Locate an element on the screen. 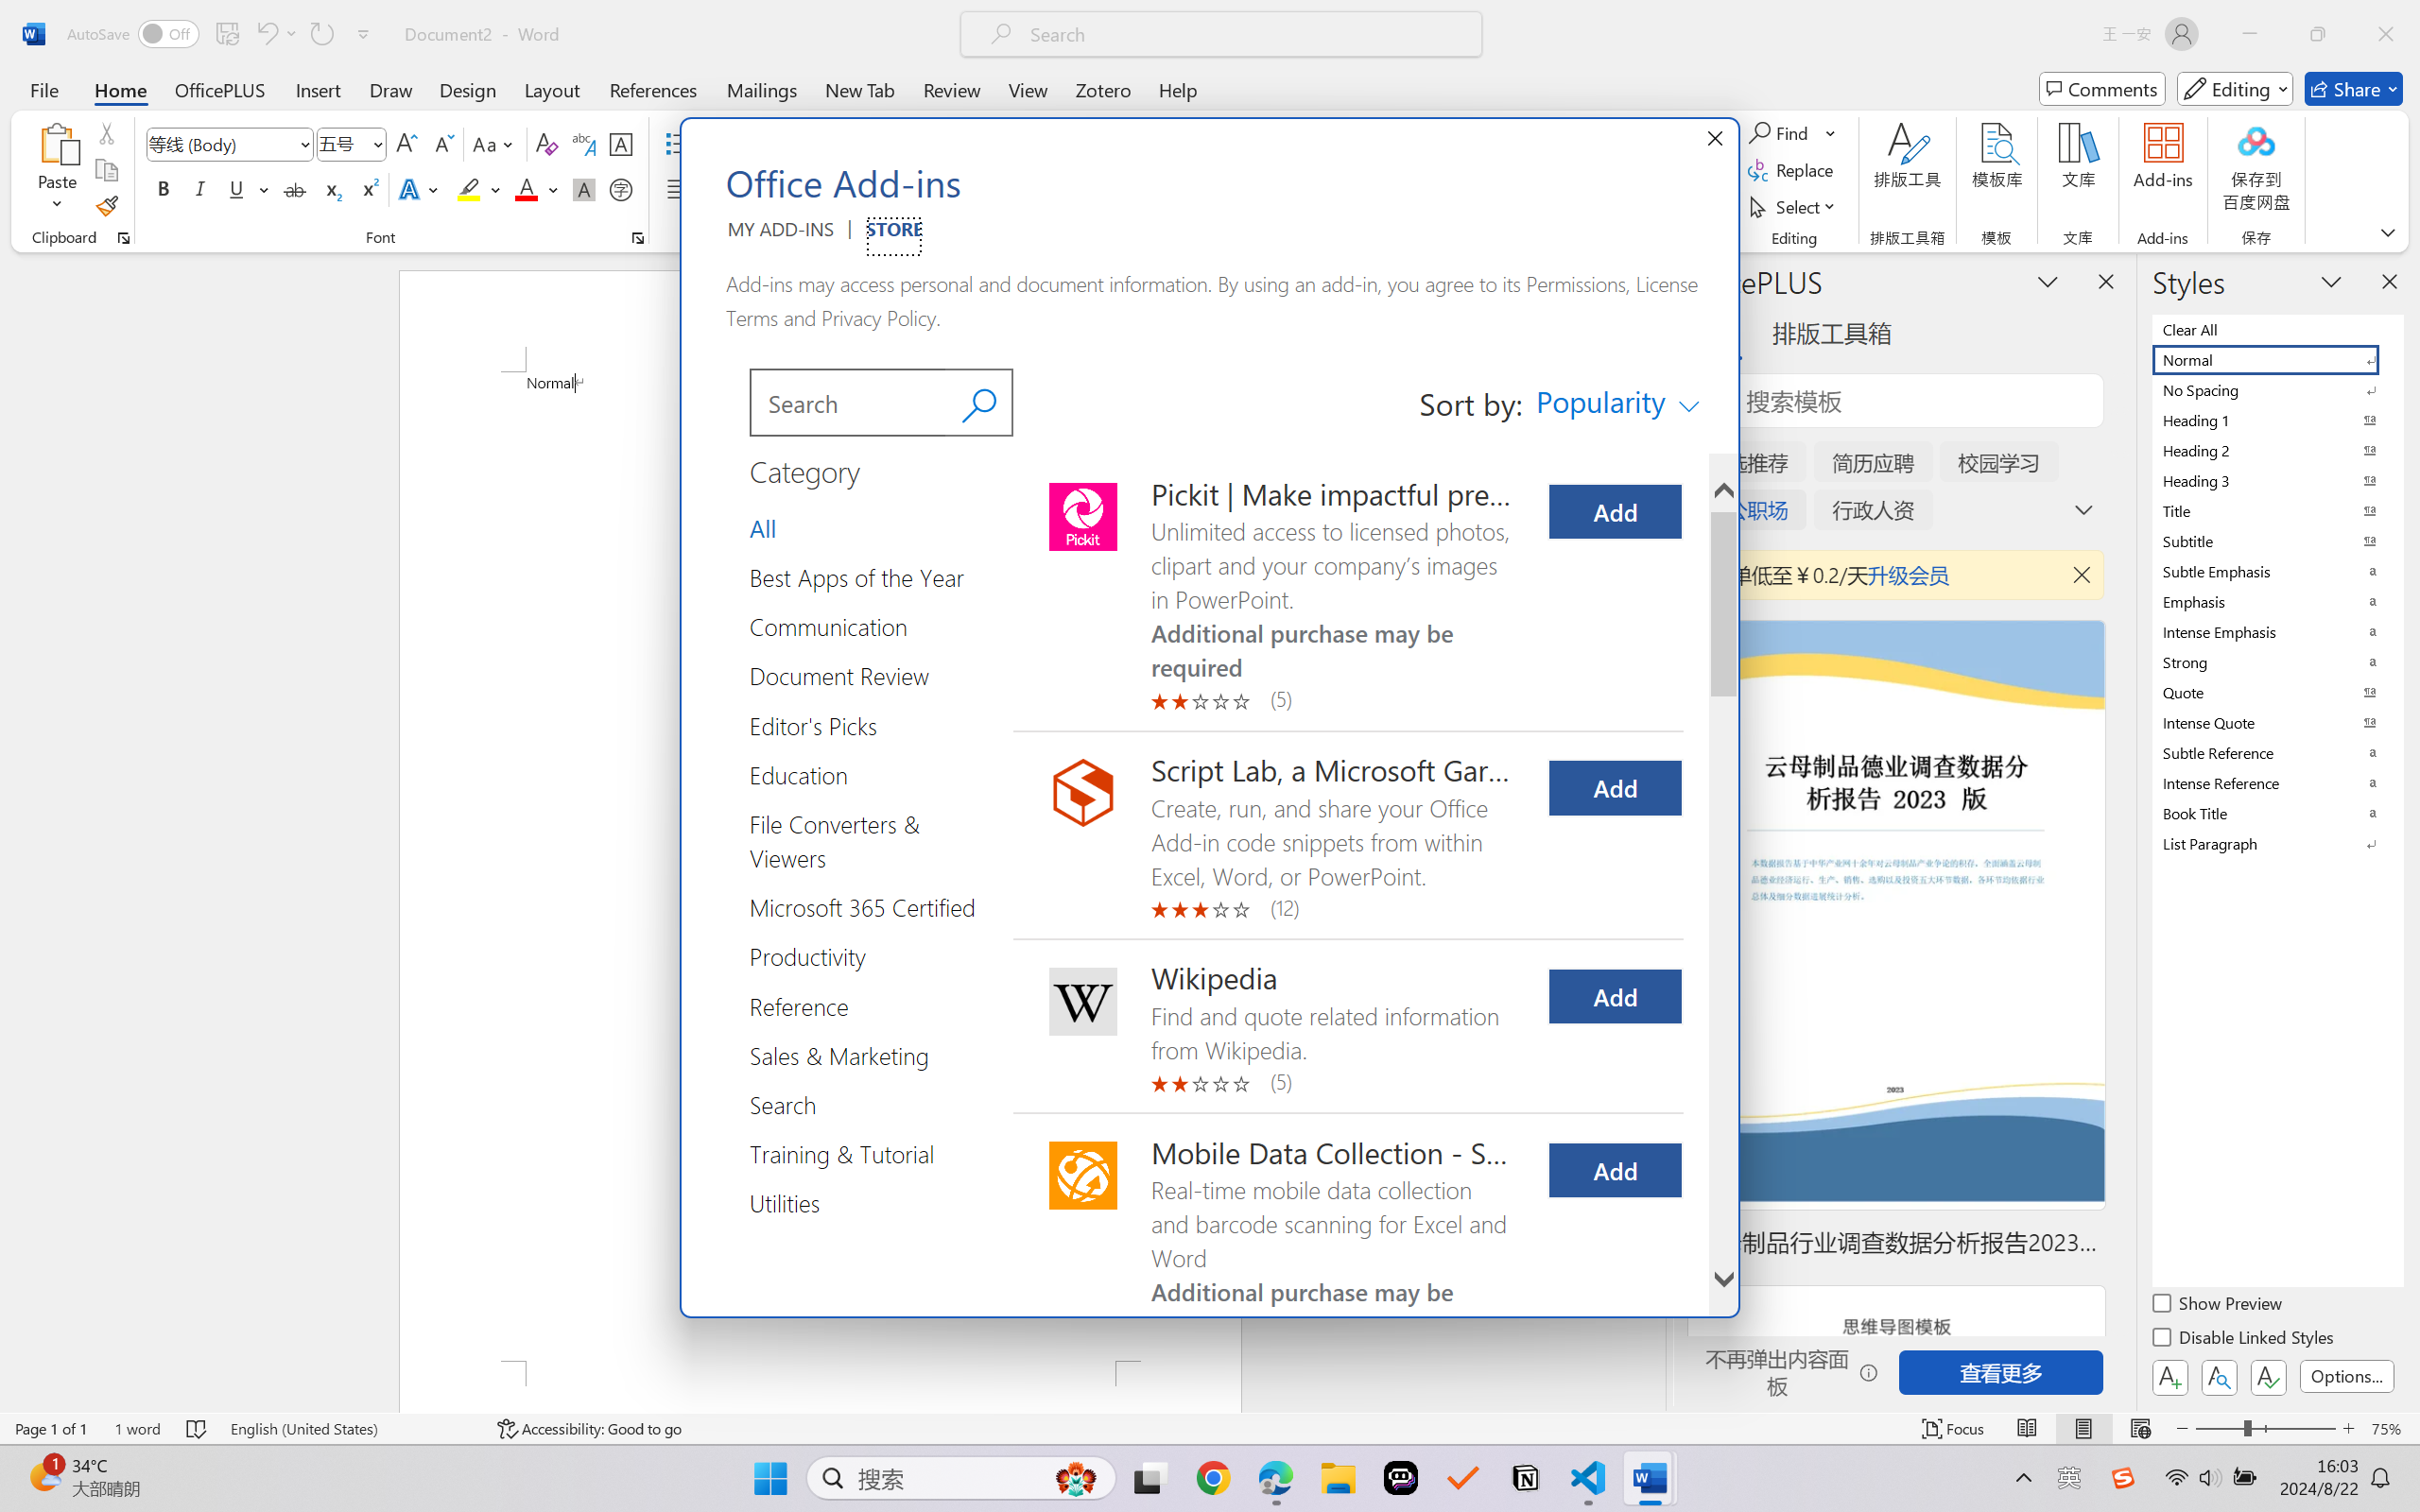 The height and width of the screenshot is (1512, 2420). 'Google Chrome' is located at coordinates (1213, 1478).